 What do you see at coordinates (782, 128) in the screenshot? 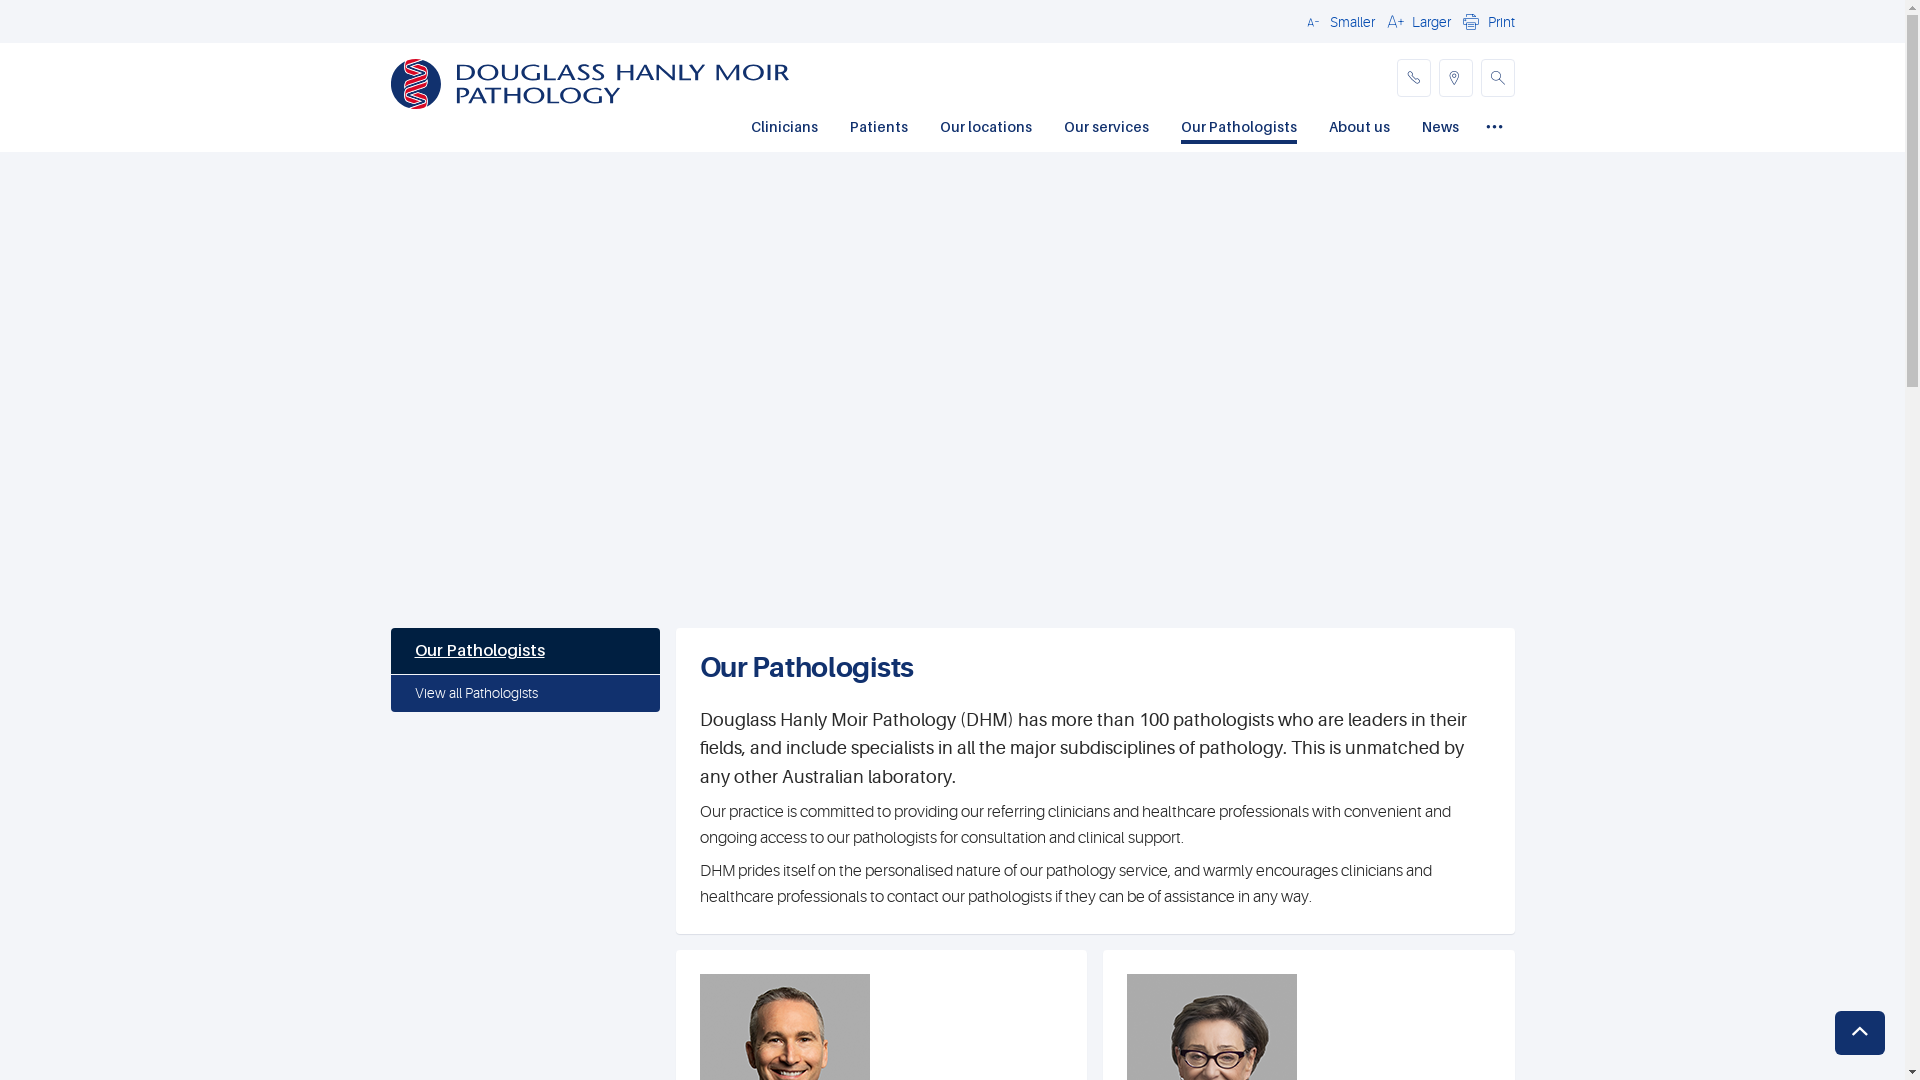
I see `'Clinicians'` at bounding box center [782, 128].